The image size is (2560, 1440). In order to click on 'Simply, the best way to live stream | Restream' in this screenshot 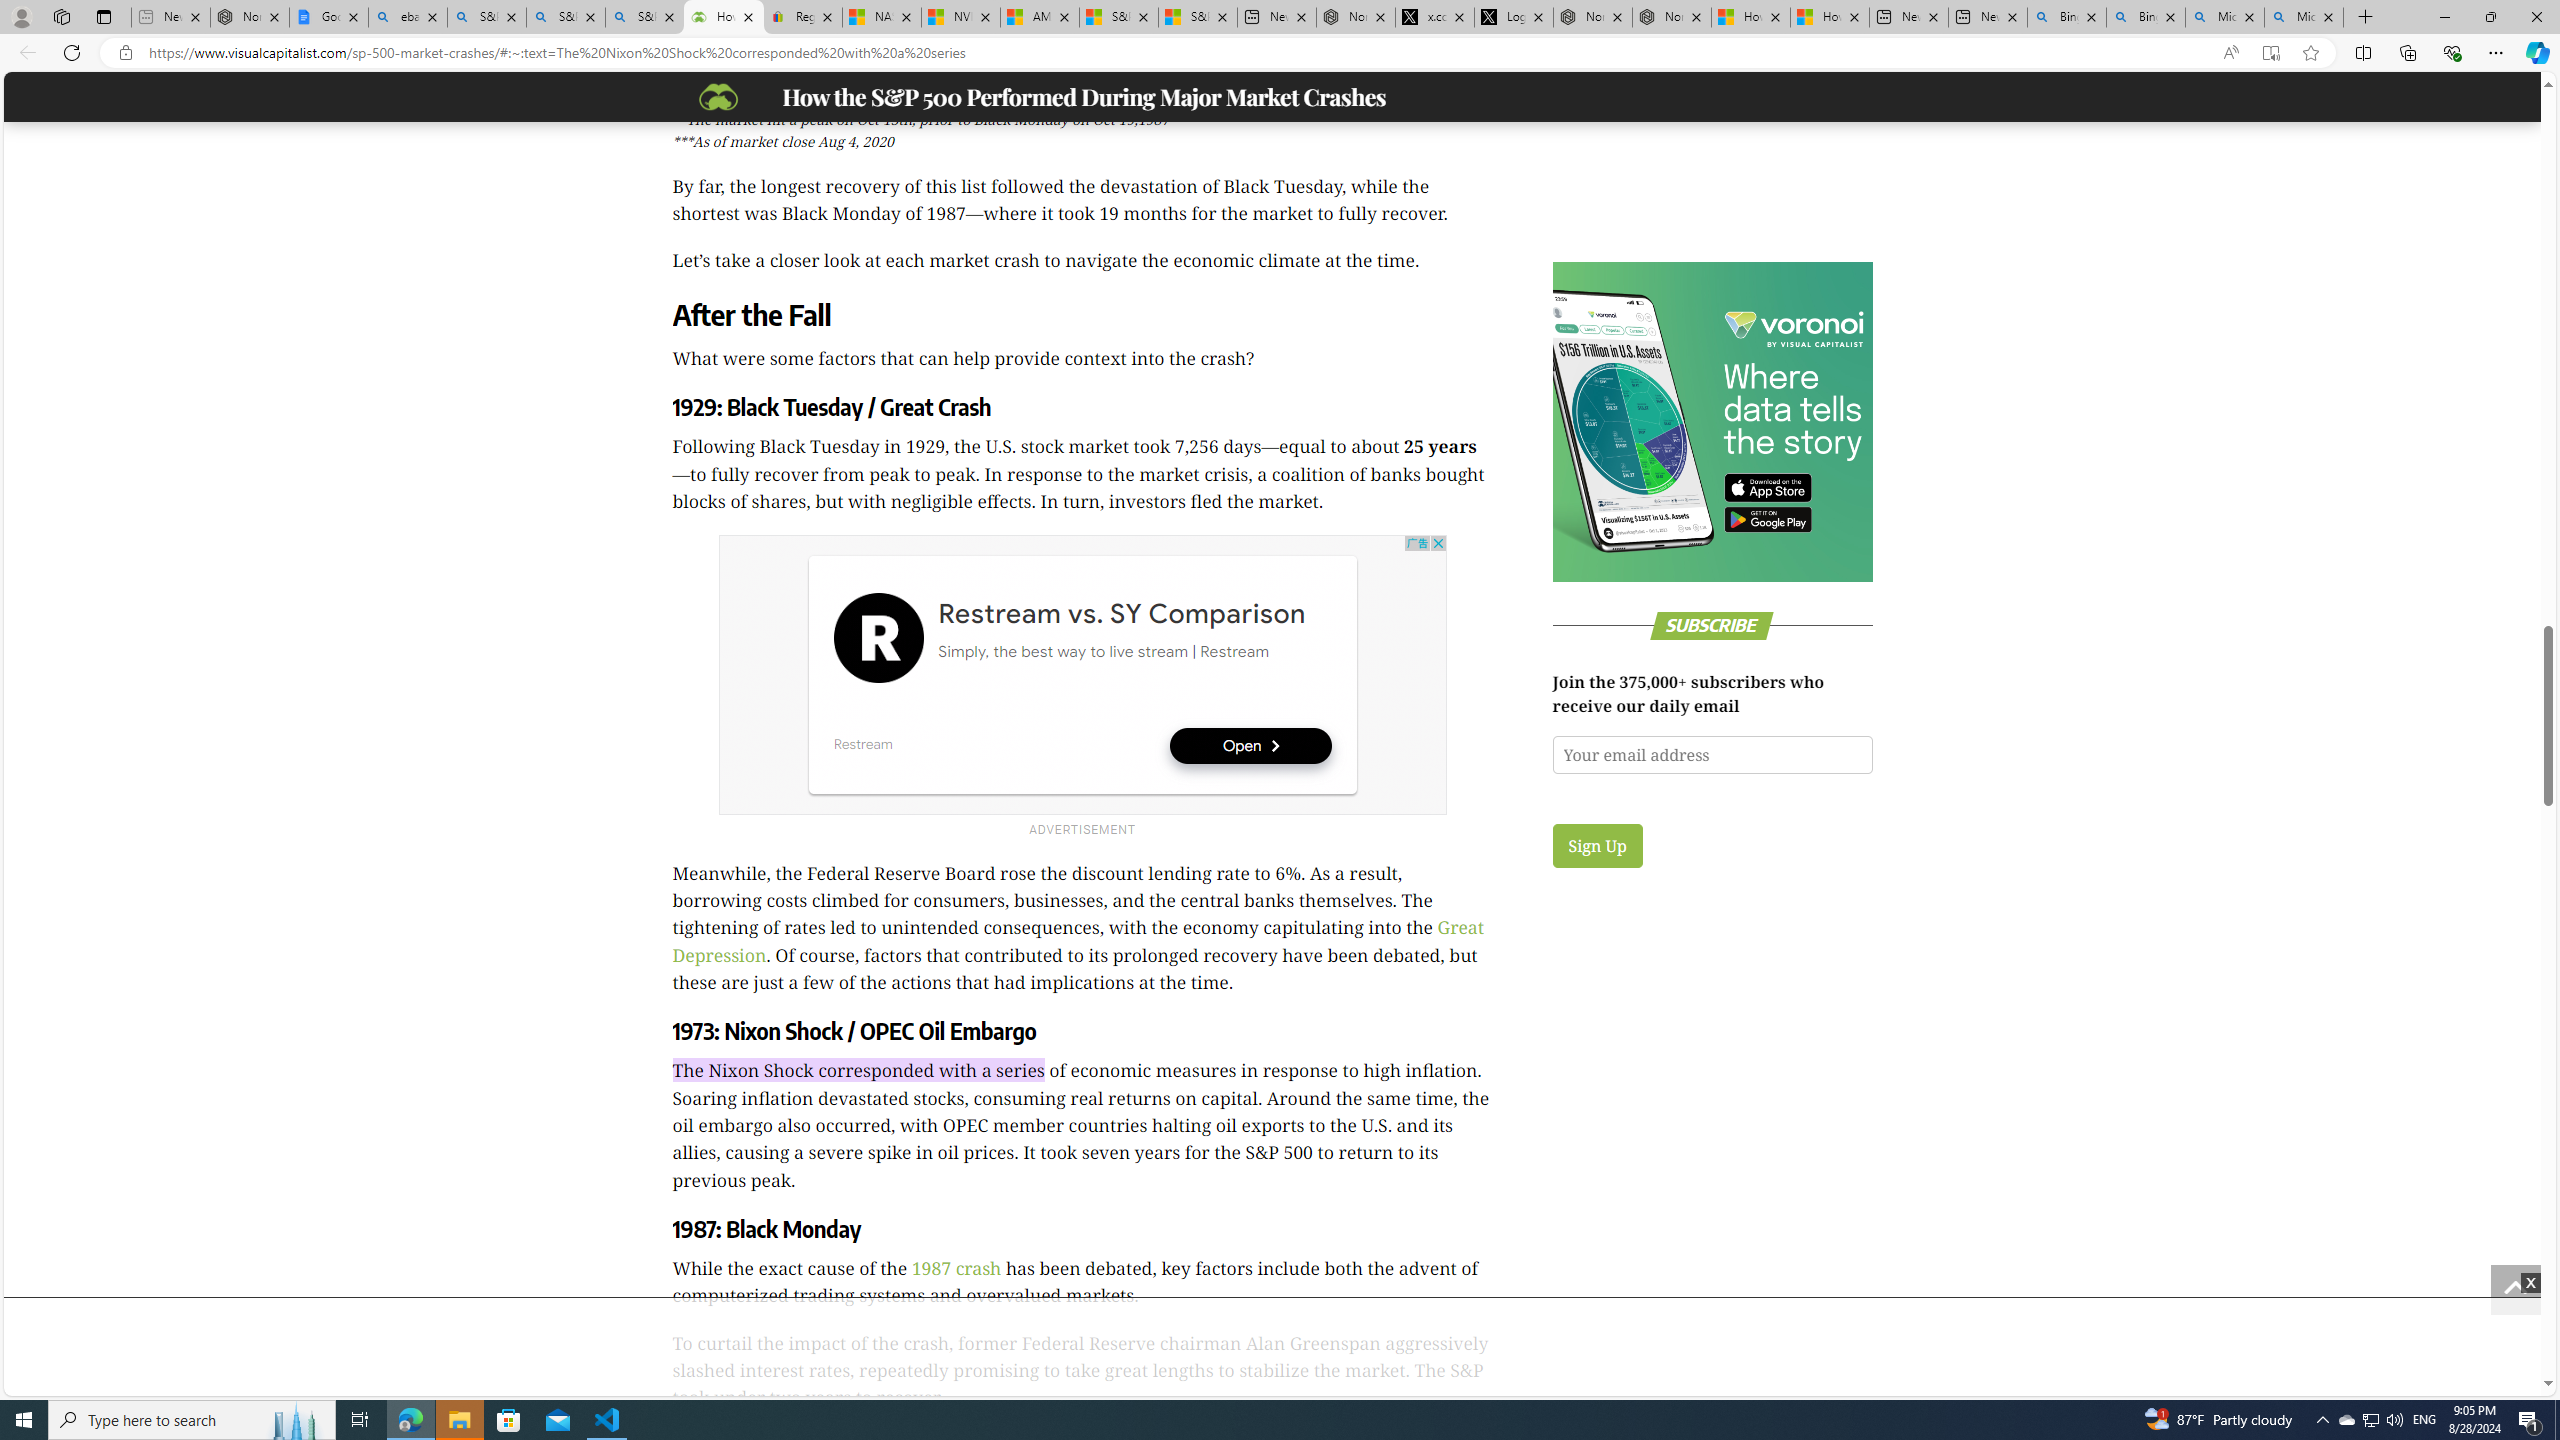, I will do `click(1102, 651)`.